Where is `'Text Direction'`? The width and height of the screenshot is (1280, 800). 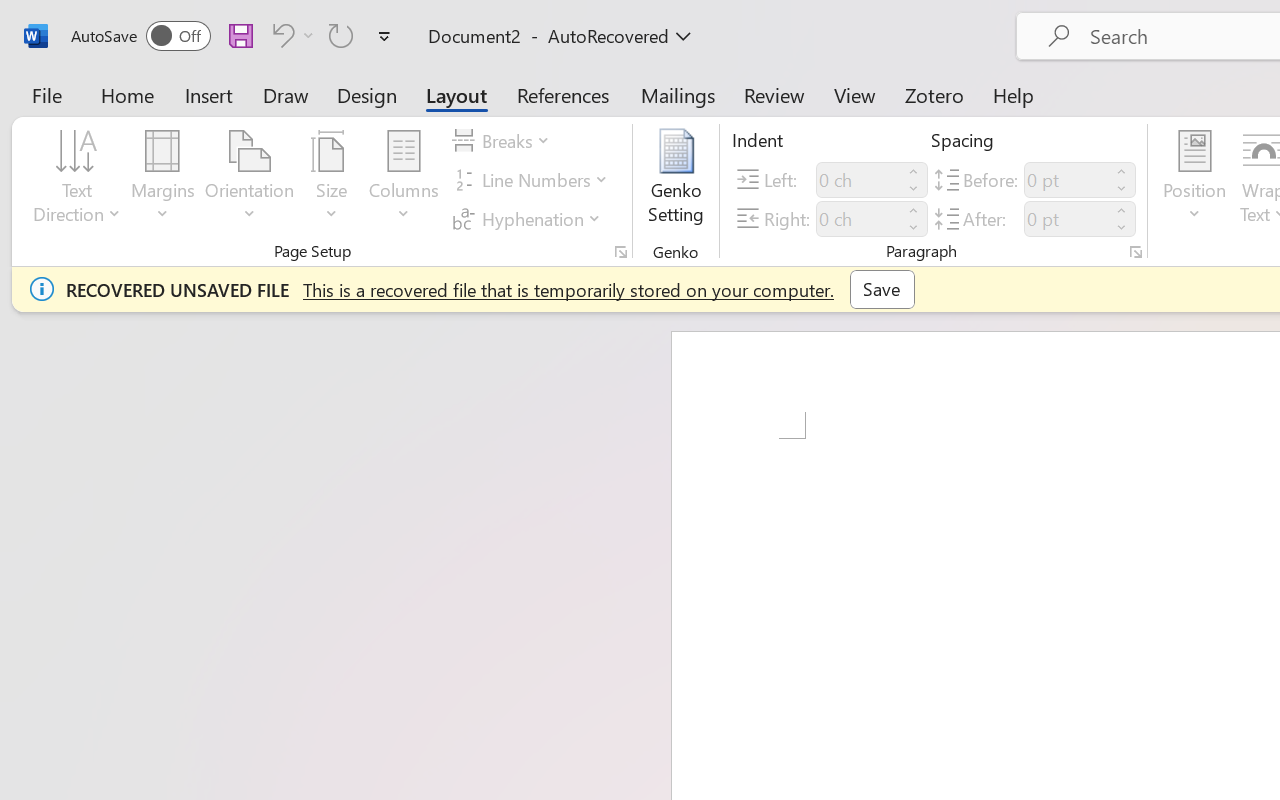 'Text Direction' is located at coordinates (77, 179).